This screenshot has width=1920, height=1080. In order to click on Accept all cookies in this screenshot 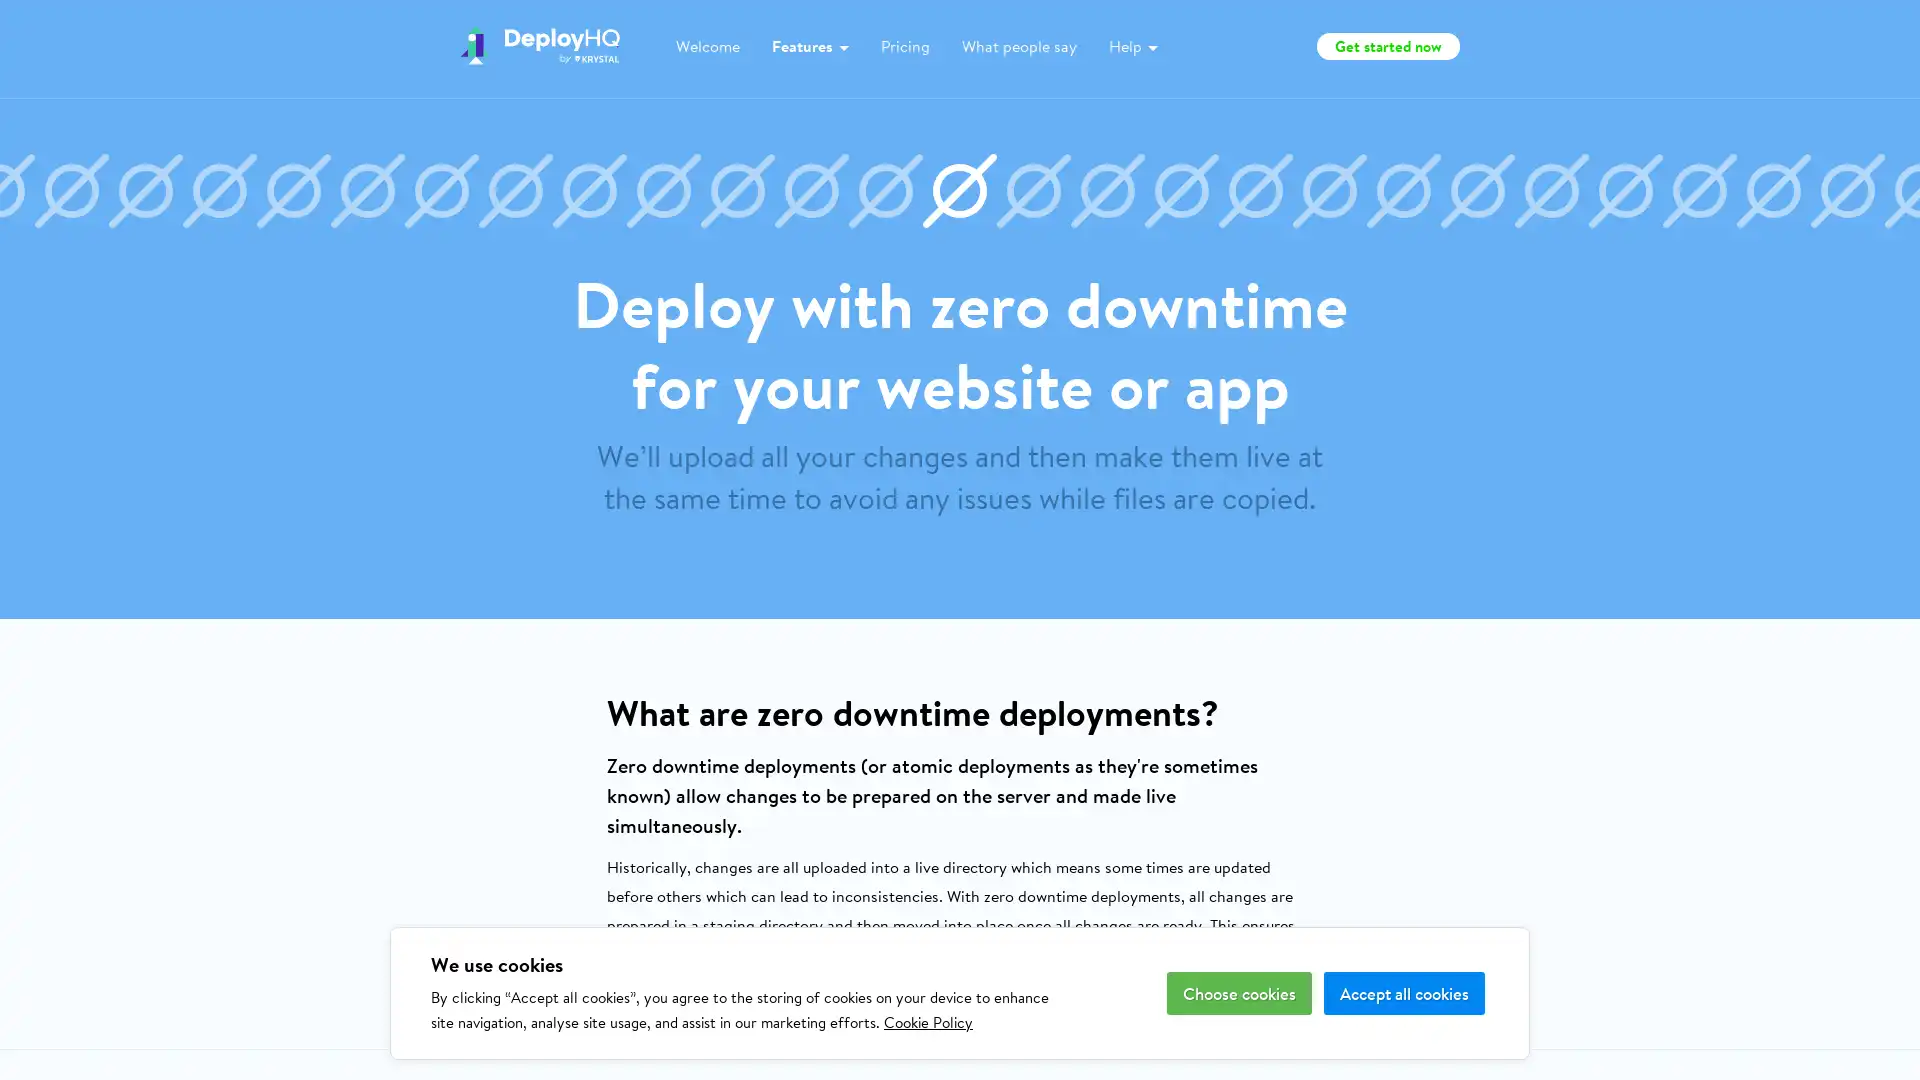, I will do `click(1403, 993)`.